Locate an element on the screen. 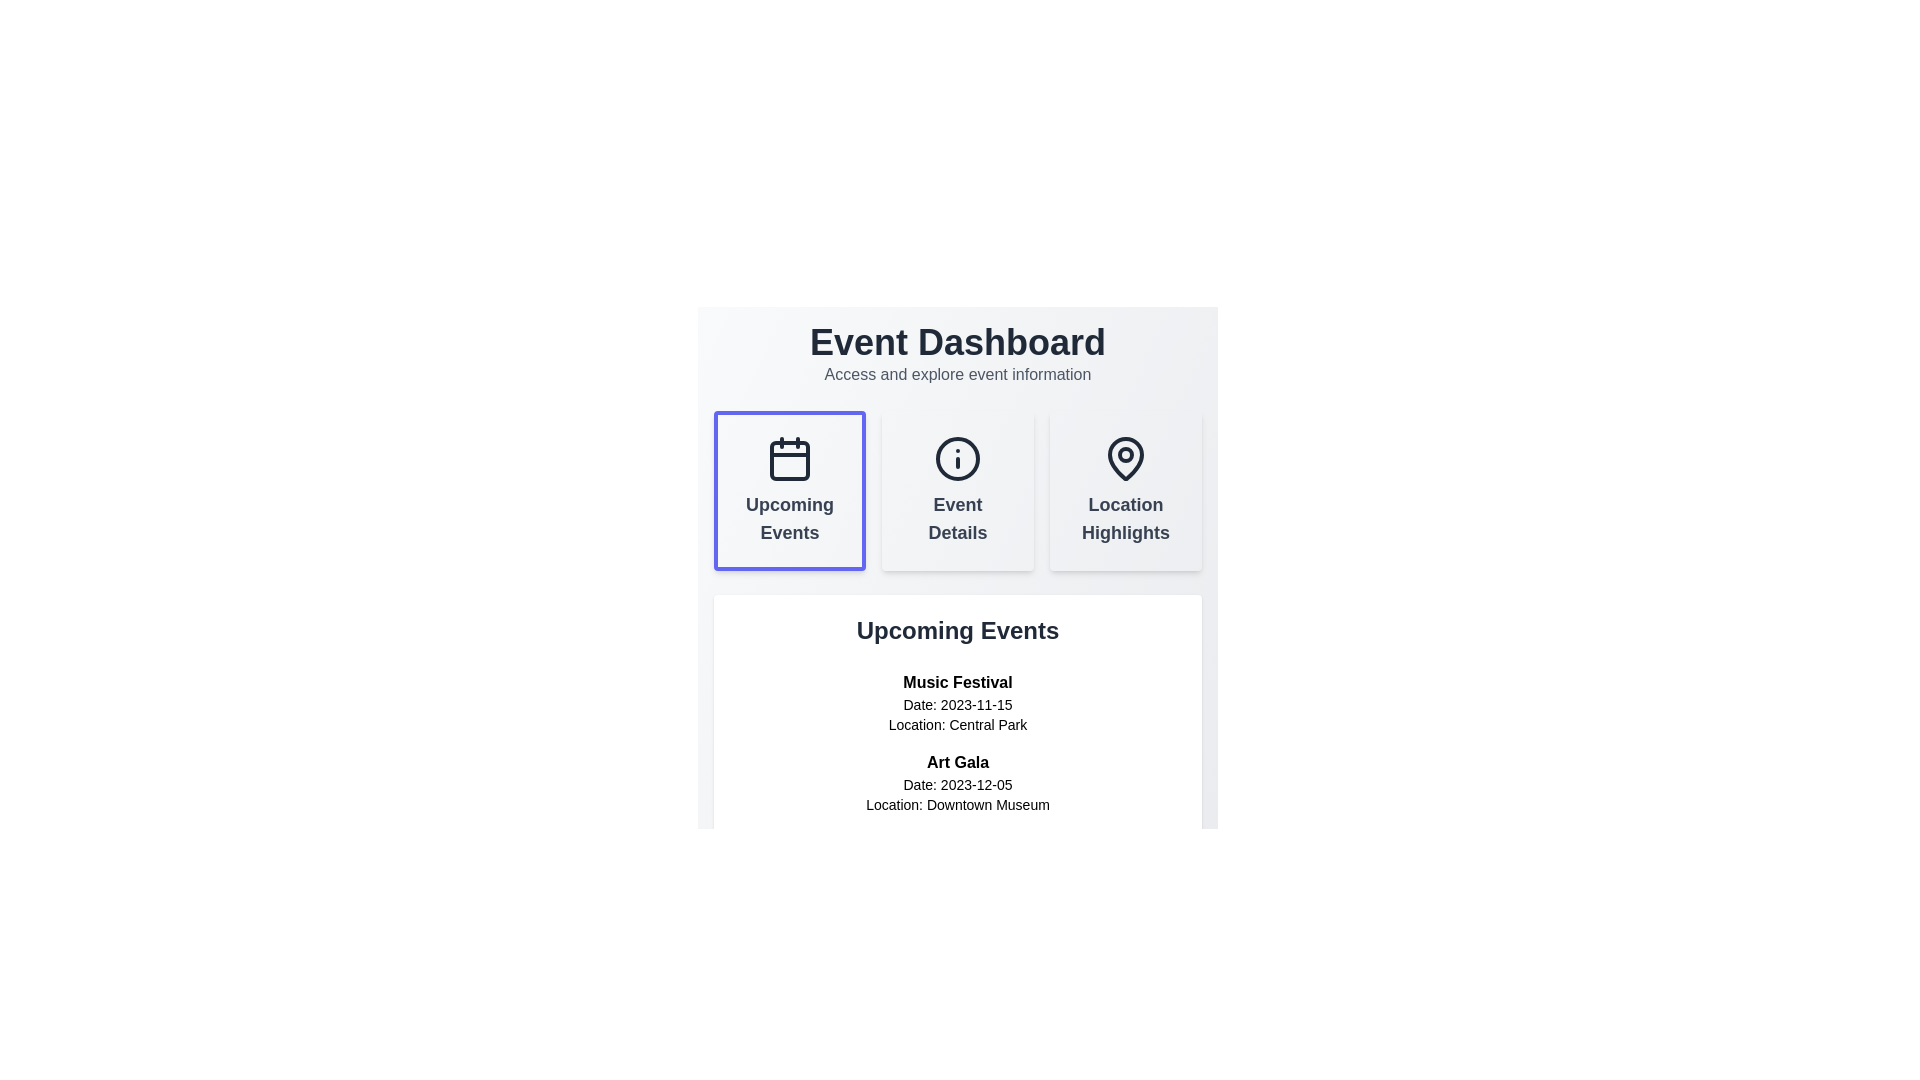 This screenshot has width=1920, height=1080. the navigational button located in the middle of the first row, between 'Upcoming Events' and 'Location Highlights' is located at coordinates (957, 490).